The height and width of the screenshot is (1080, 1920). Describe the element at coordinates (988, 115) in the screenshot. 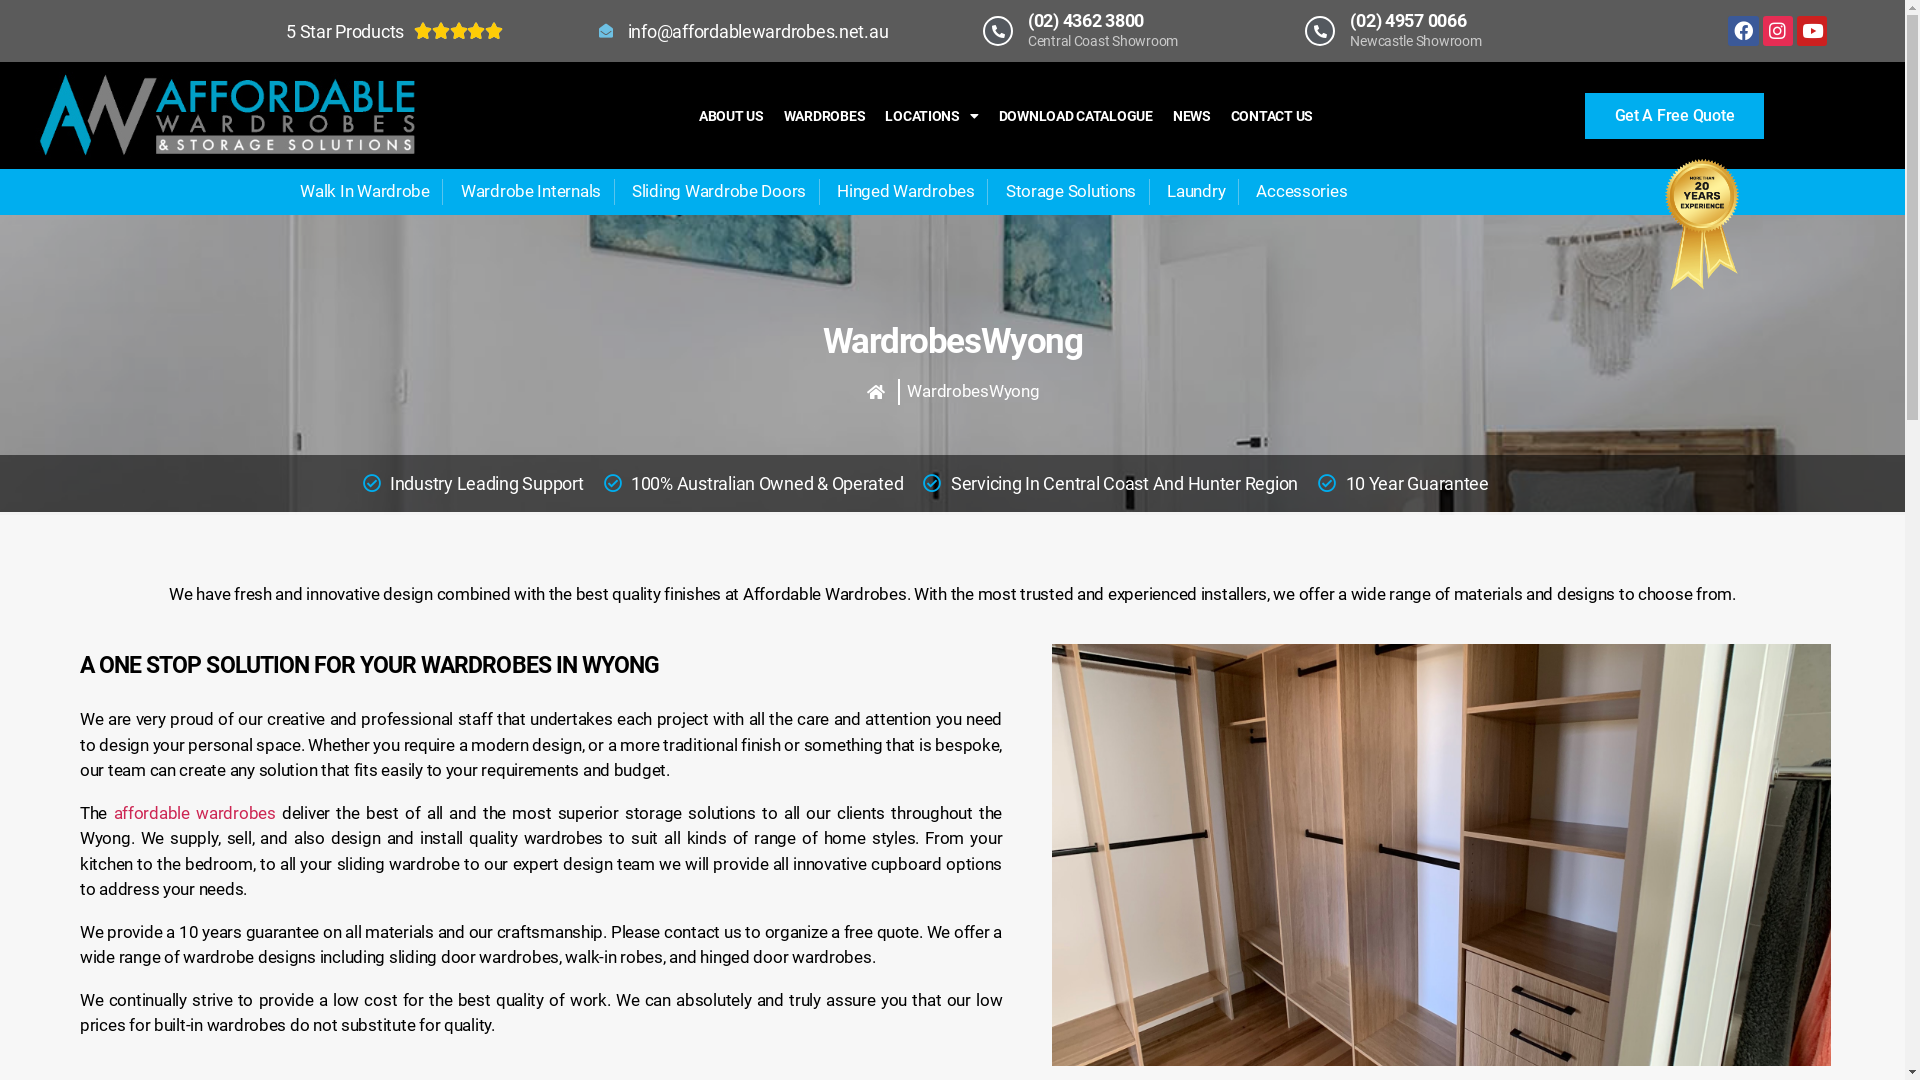

I see `'DOWNLOAD CATALOGUE'` at that location.